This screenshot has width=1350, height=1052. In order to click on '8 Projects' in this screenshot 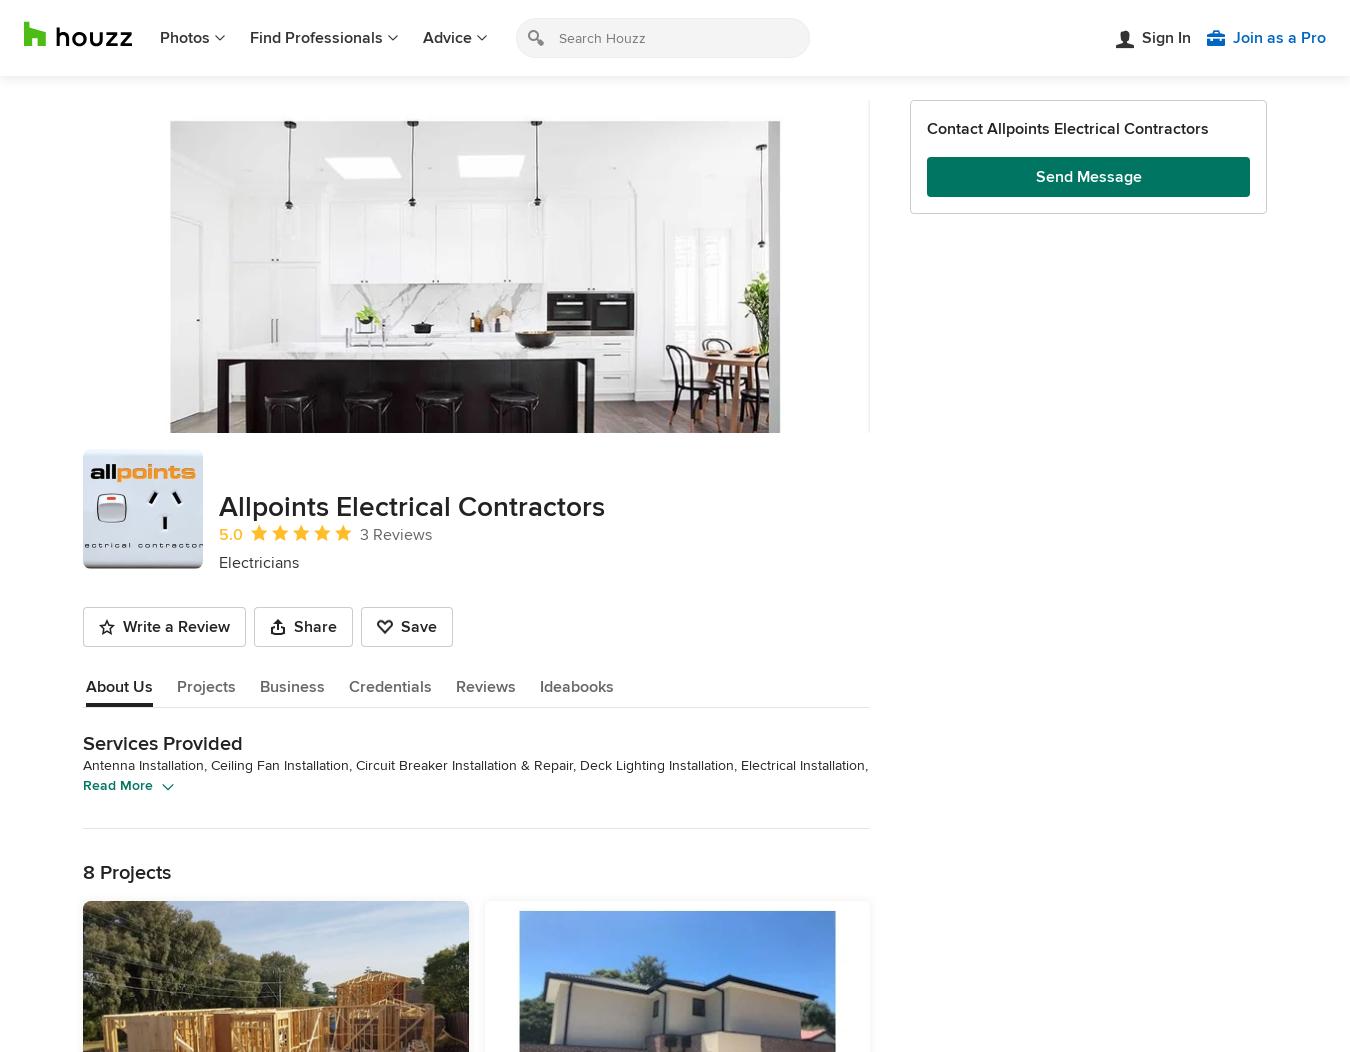, I will do `click(127, 871)`.